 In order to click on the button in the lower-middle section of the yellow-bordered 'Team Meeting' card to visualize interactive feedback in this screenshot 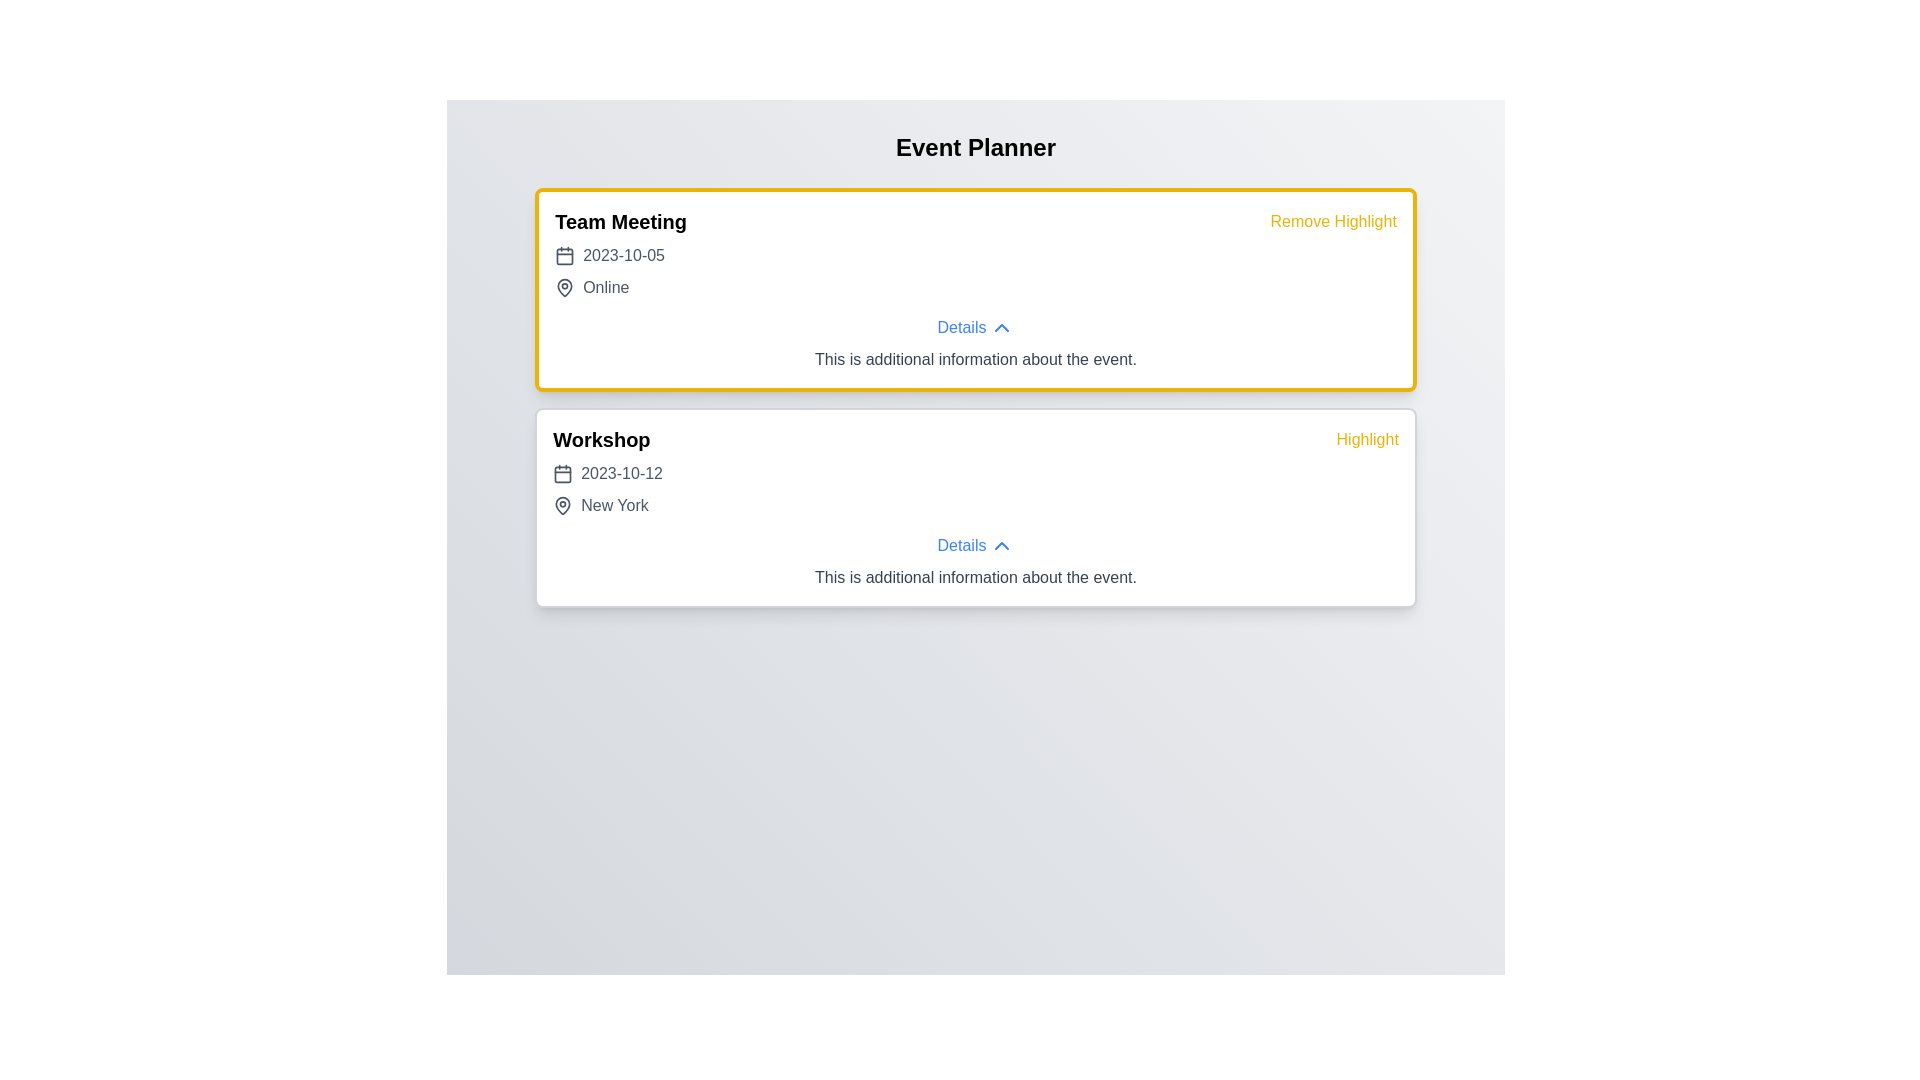, I will do `click(975, 326)`.